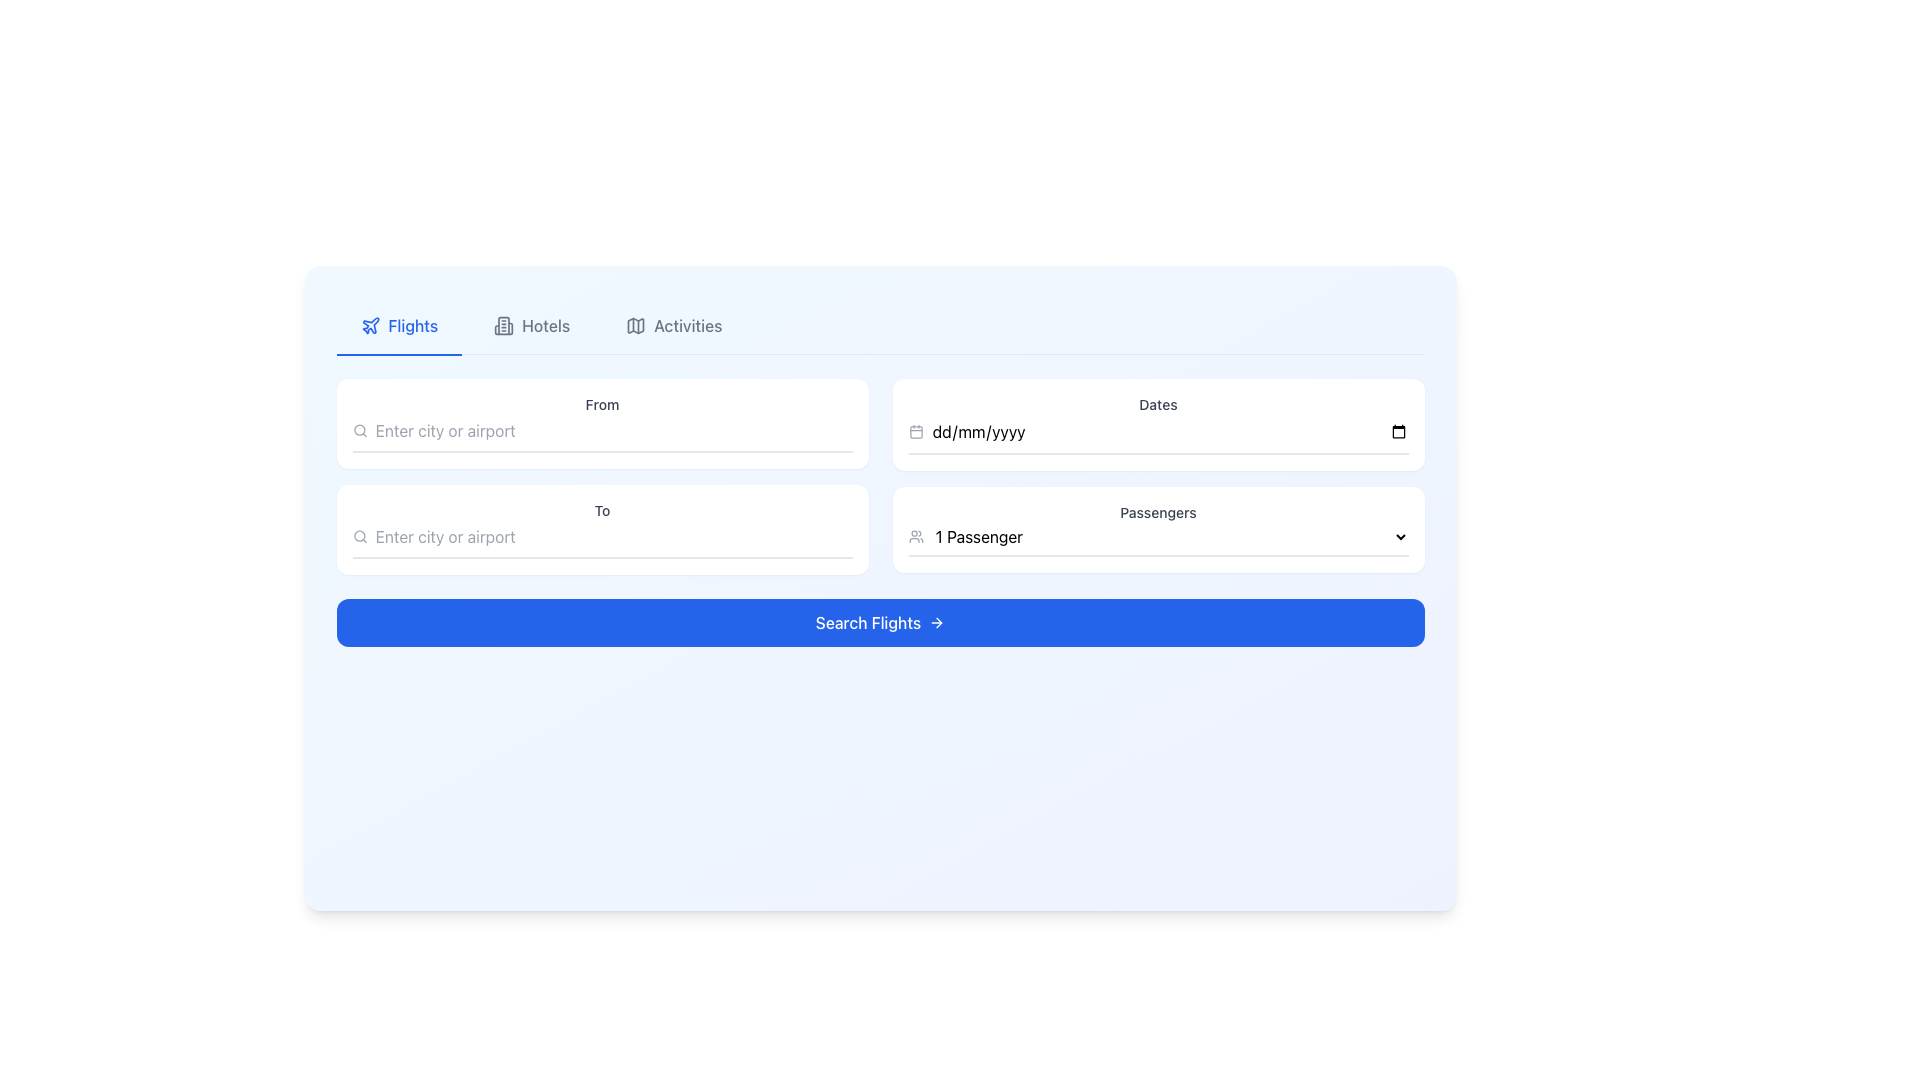 The width and height of the screenshot is (1920, 1080). I want to click on the icon indicating the purpose of the input field for selecting the number of passengers, located to the left of the text input displaying '1 Passenger', so click(915, 535).